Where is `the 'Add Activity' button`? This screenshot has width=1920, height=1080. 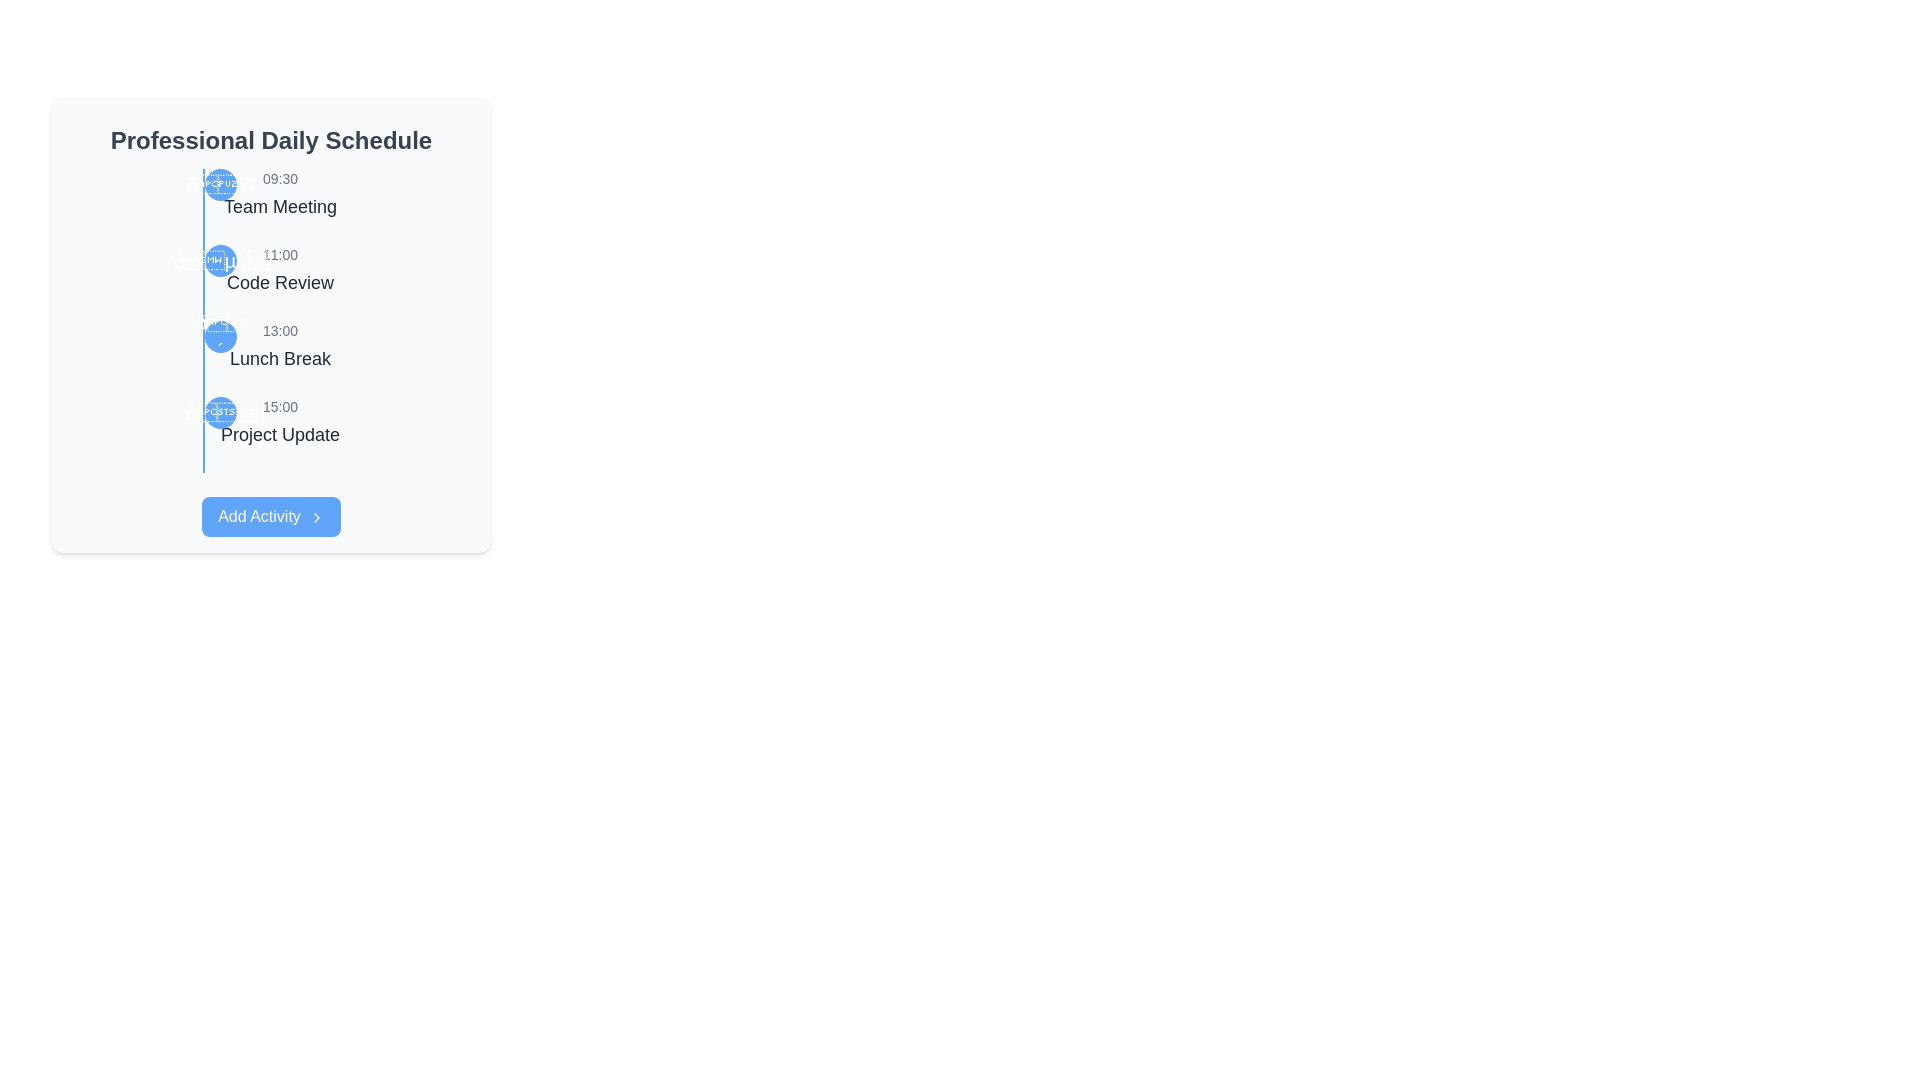 the 'Add Activity' button is located at coordinates (270, 515).